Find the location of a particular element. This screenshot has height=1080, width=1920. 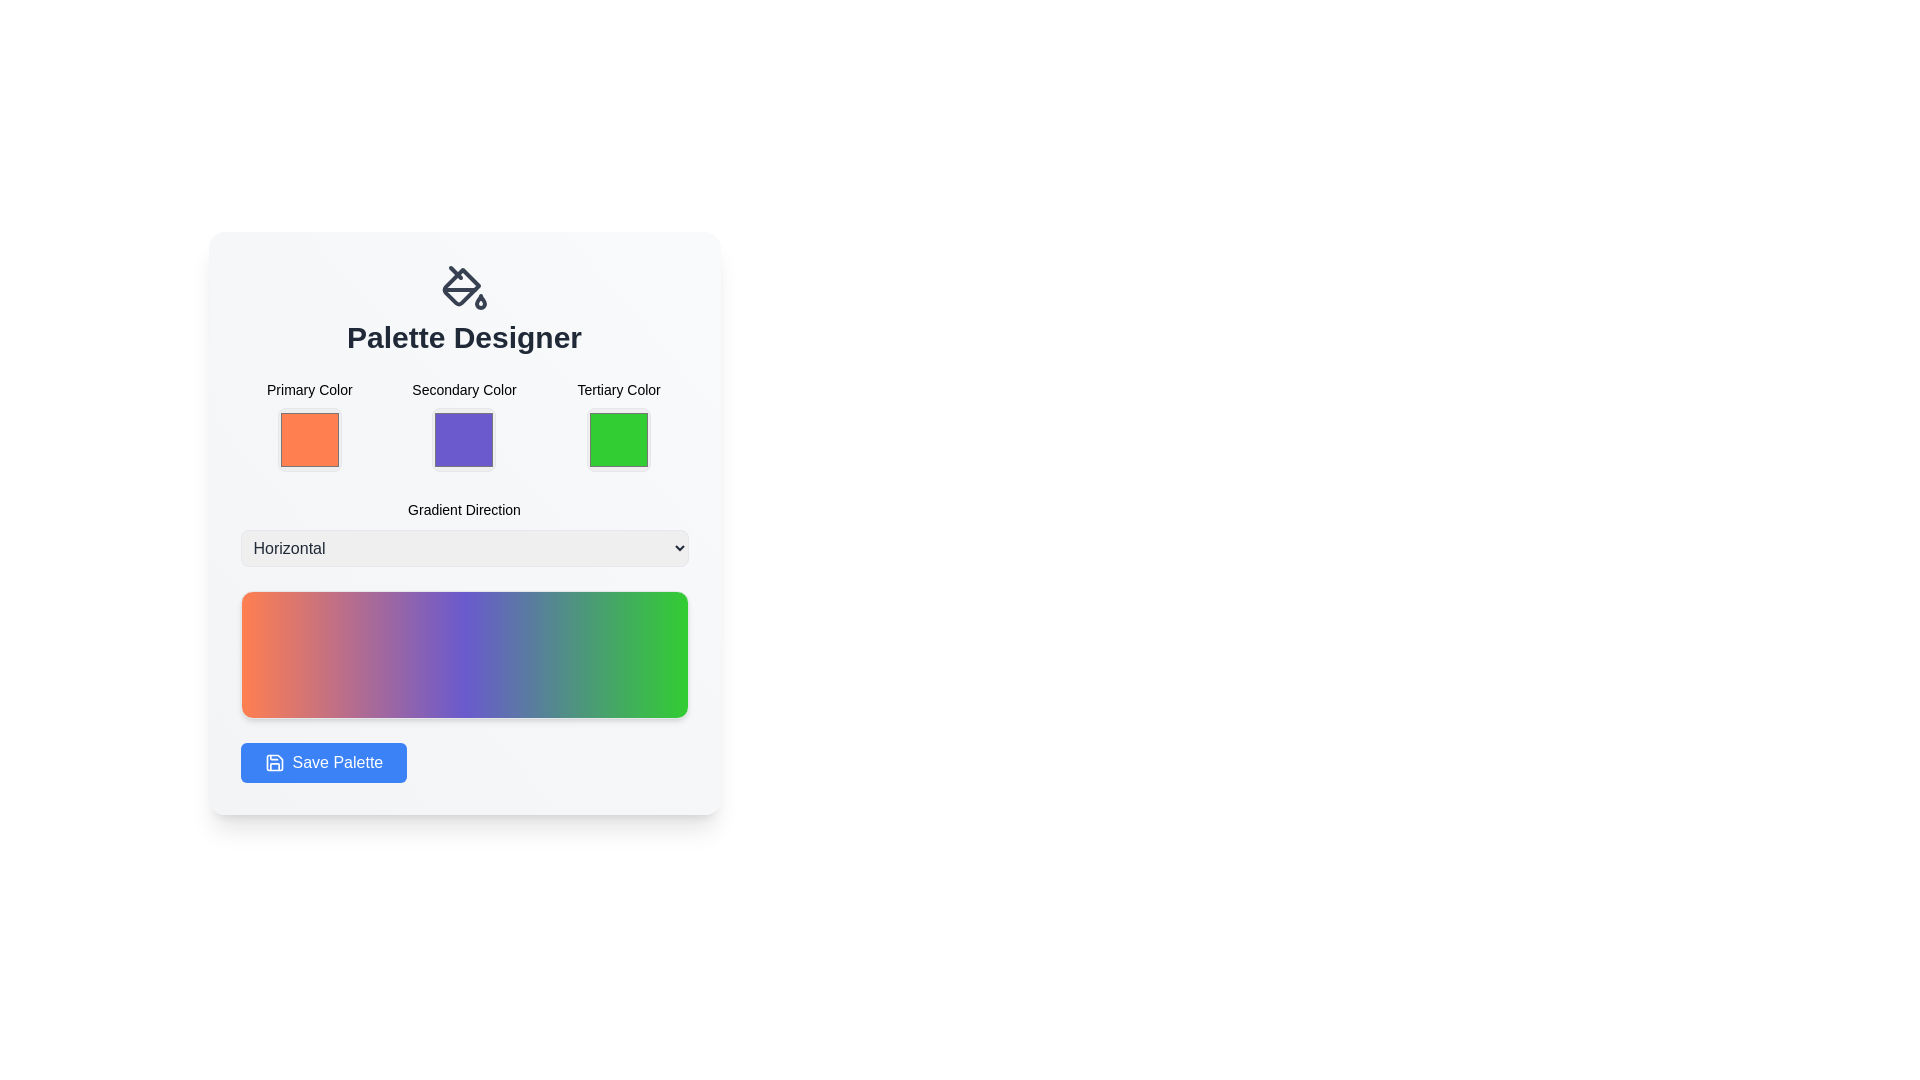

the dropdown menu located near the vertical center of the 'Palette Designer' panel is located at coordinates (463, 531).